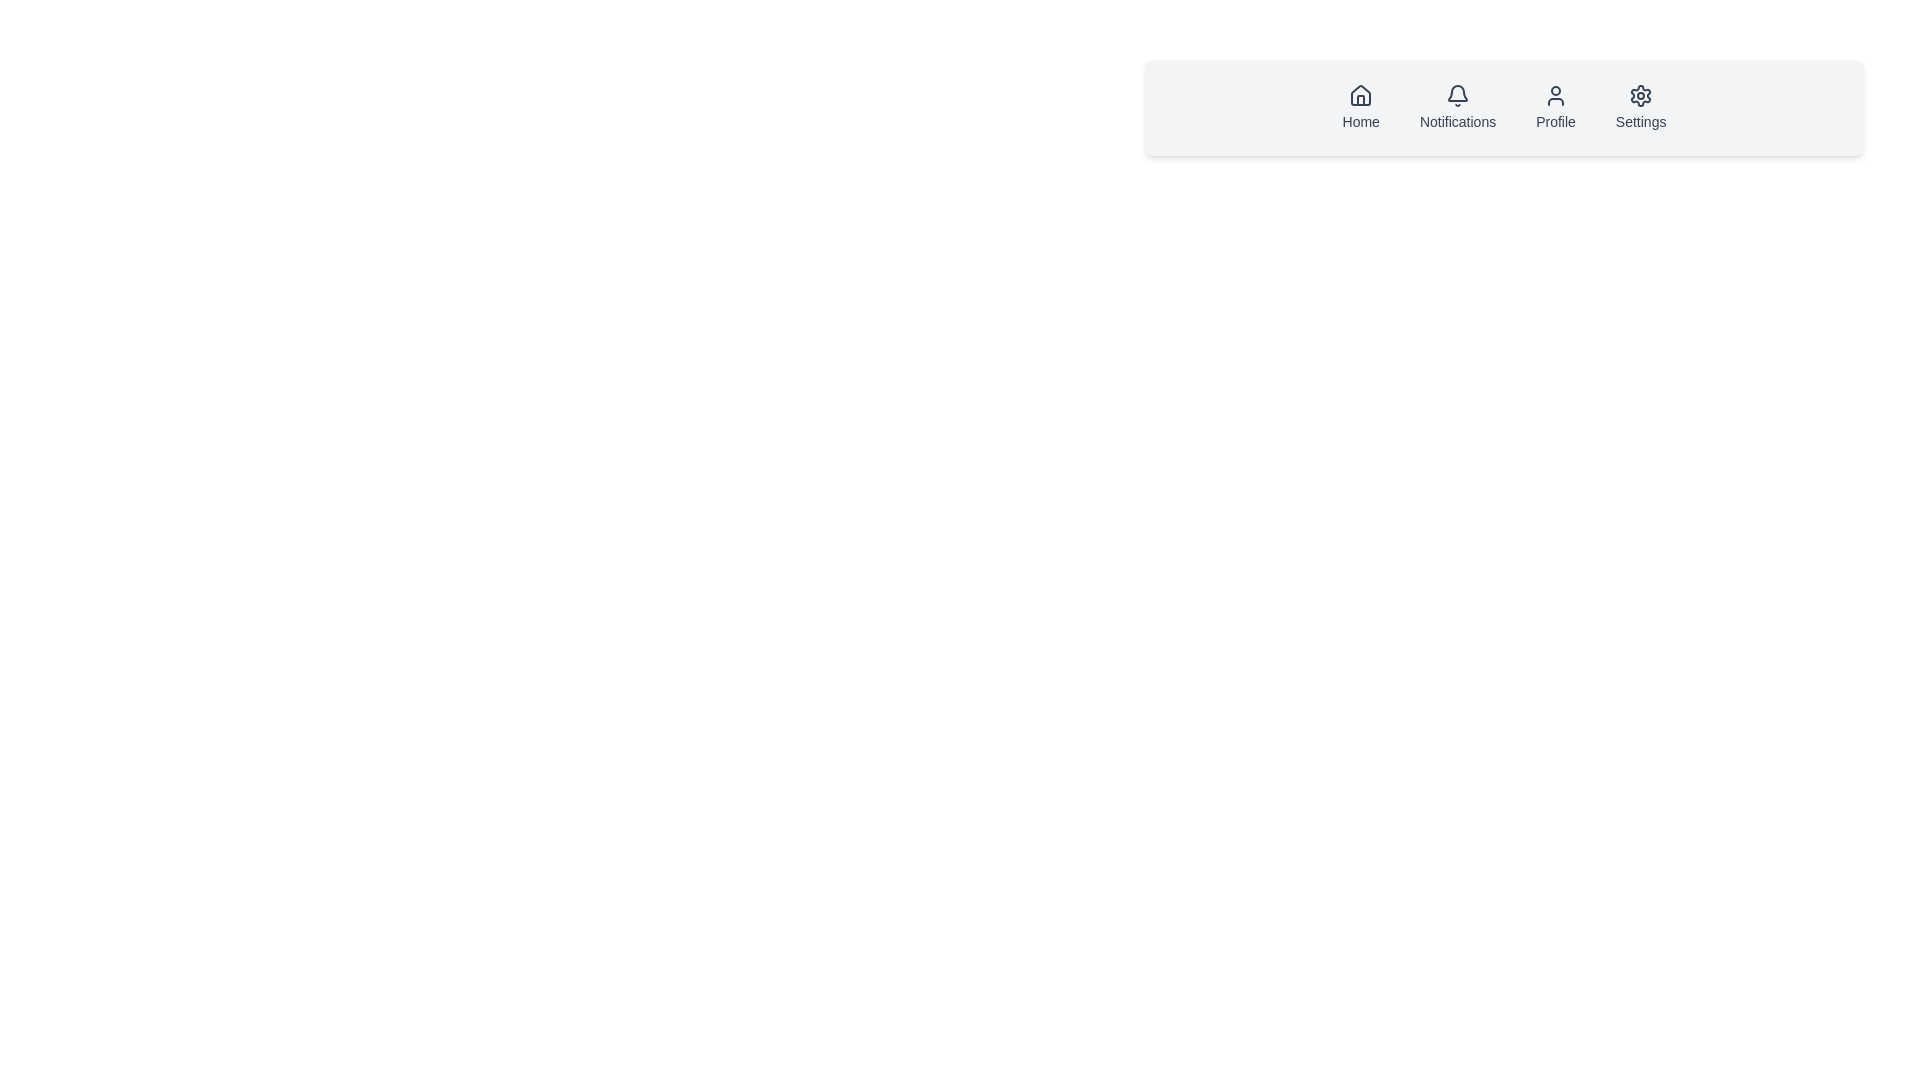 Image resolution: width=1920 pixels, height=1080 pixels. I want to click on the Notifications button located in the navigation bar, positioned between the Home and Profile menu items, so click(1458, 108).